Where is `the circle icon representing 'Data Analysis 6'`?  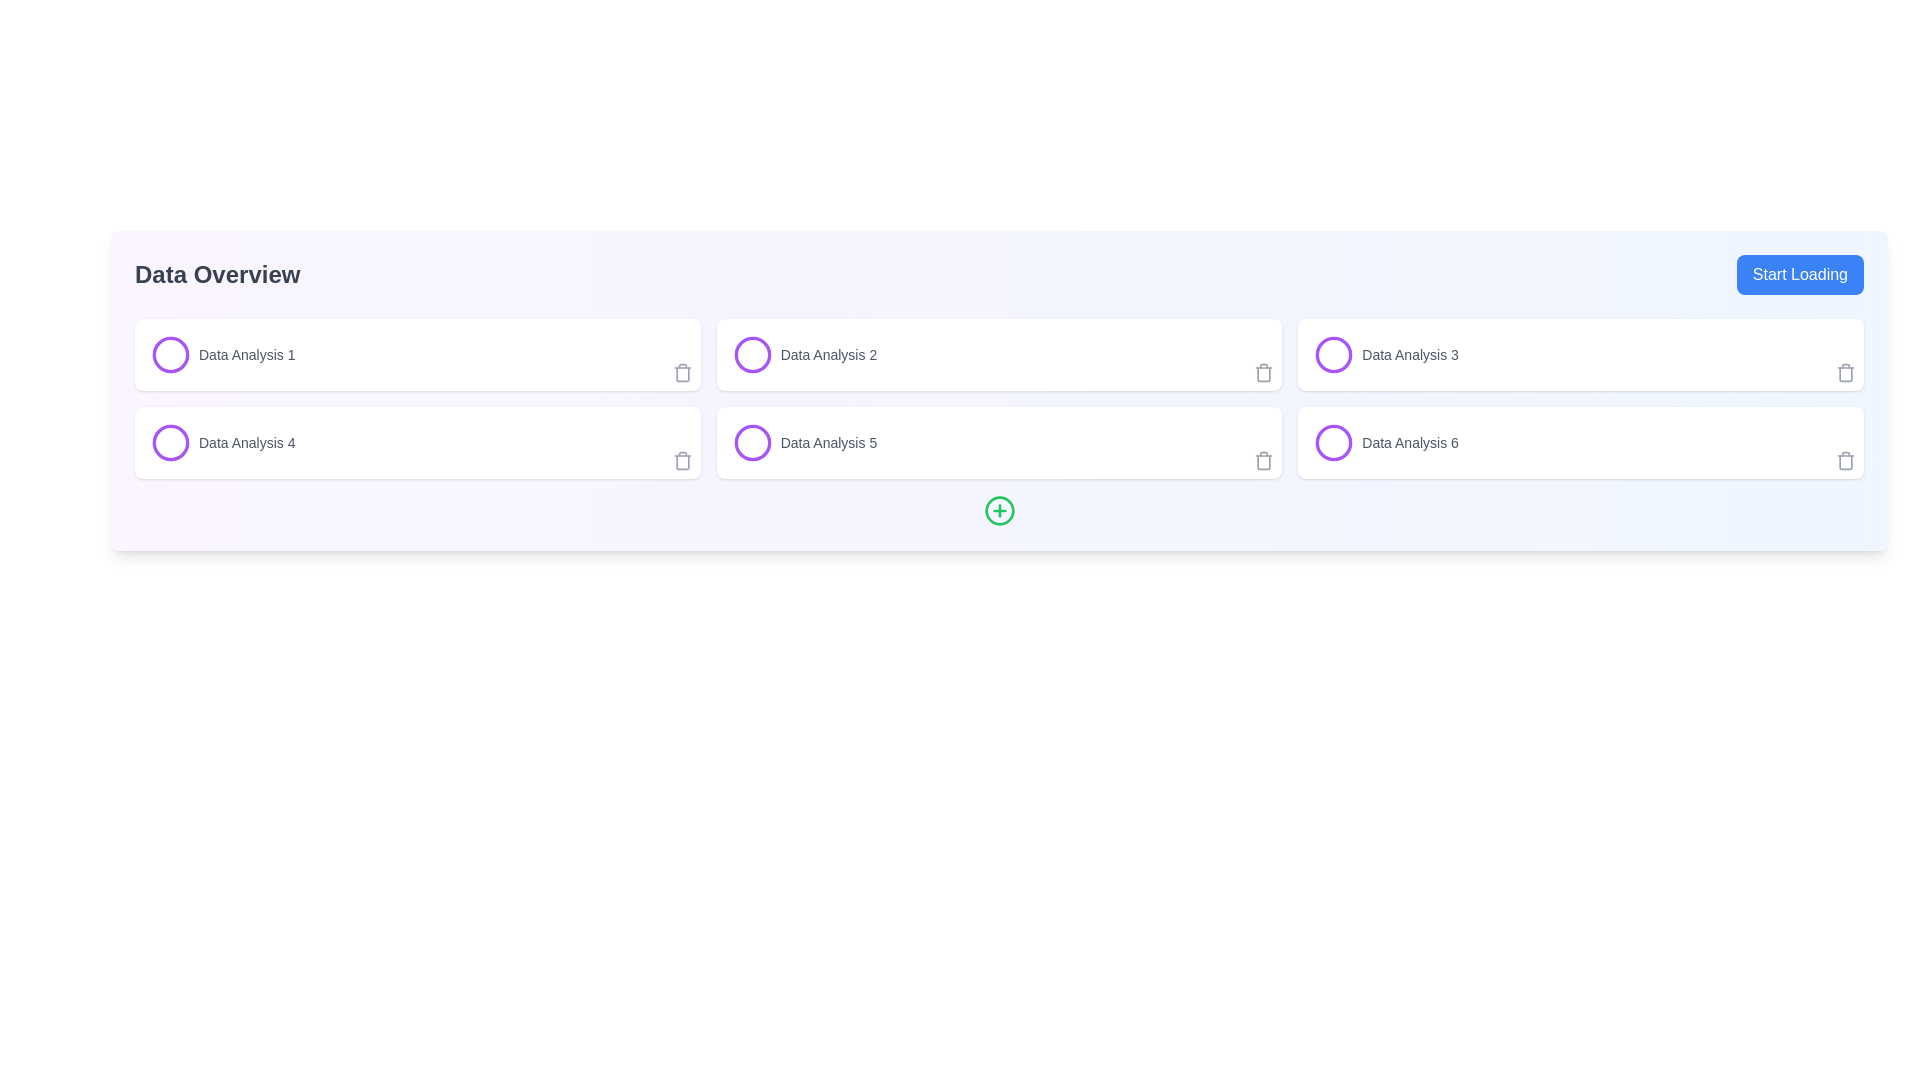
the circle icon representing 'Data Analysis 6' is located at coordinates (1334, 442).